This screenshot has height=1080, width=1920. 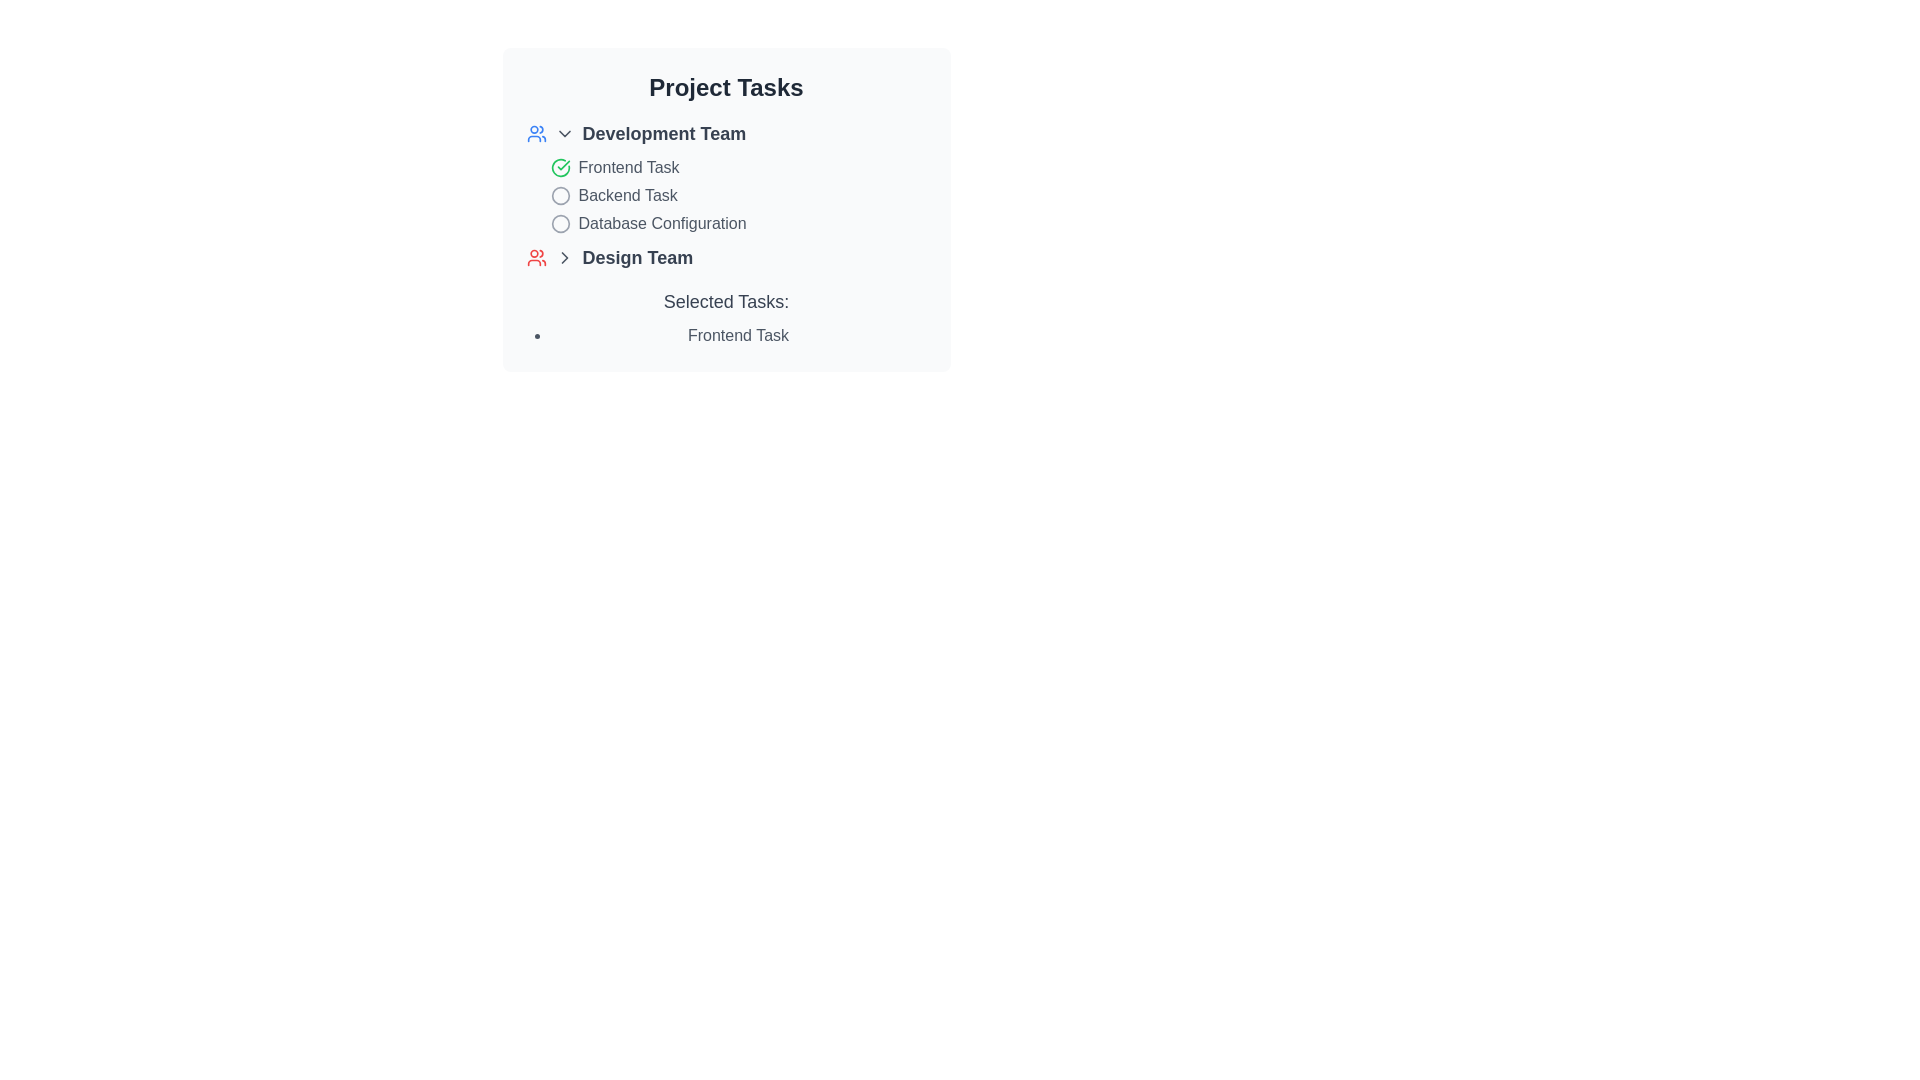 I want to click on the text label displaying 'Frontend Task' within the 'Development Team' section, which is styled in gray and positioned next to a green checkmark icon, so click(x=627, y=167).